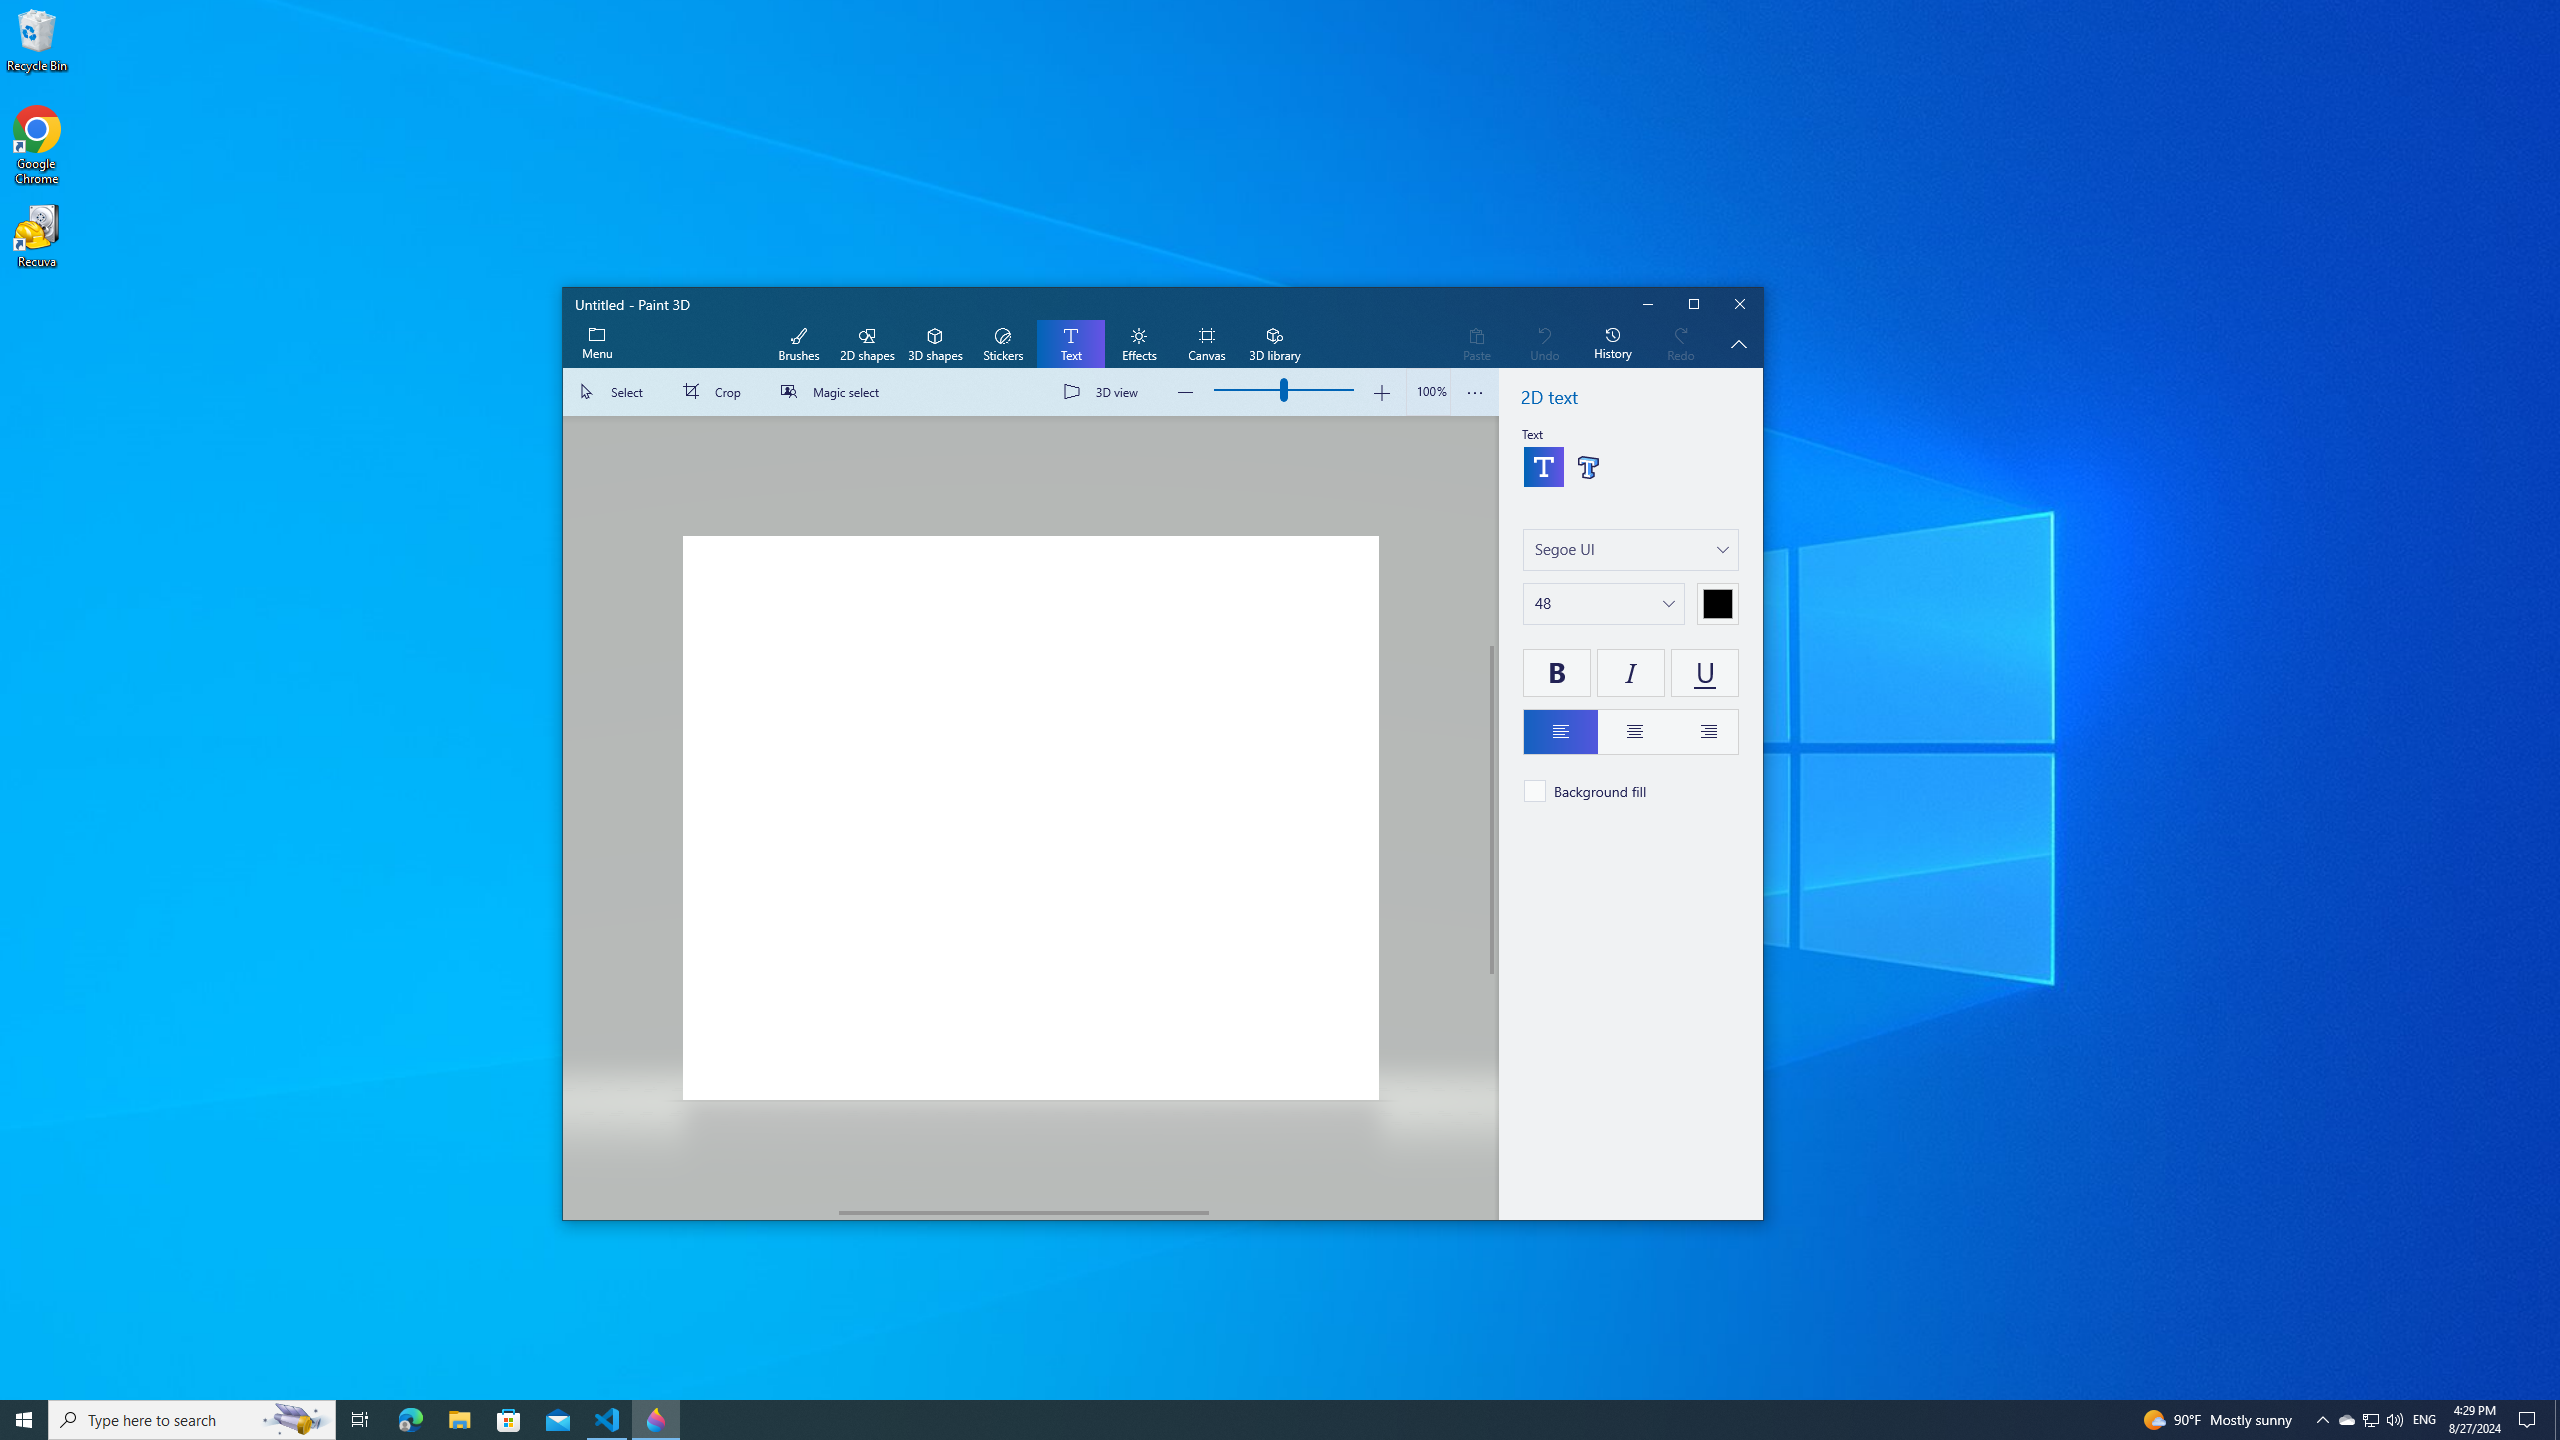 This screenshot has width=2560, height=1440. Describe the element at coordinates (1104, 391) in the screenshot. I see `'3D view'` at that location.